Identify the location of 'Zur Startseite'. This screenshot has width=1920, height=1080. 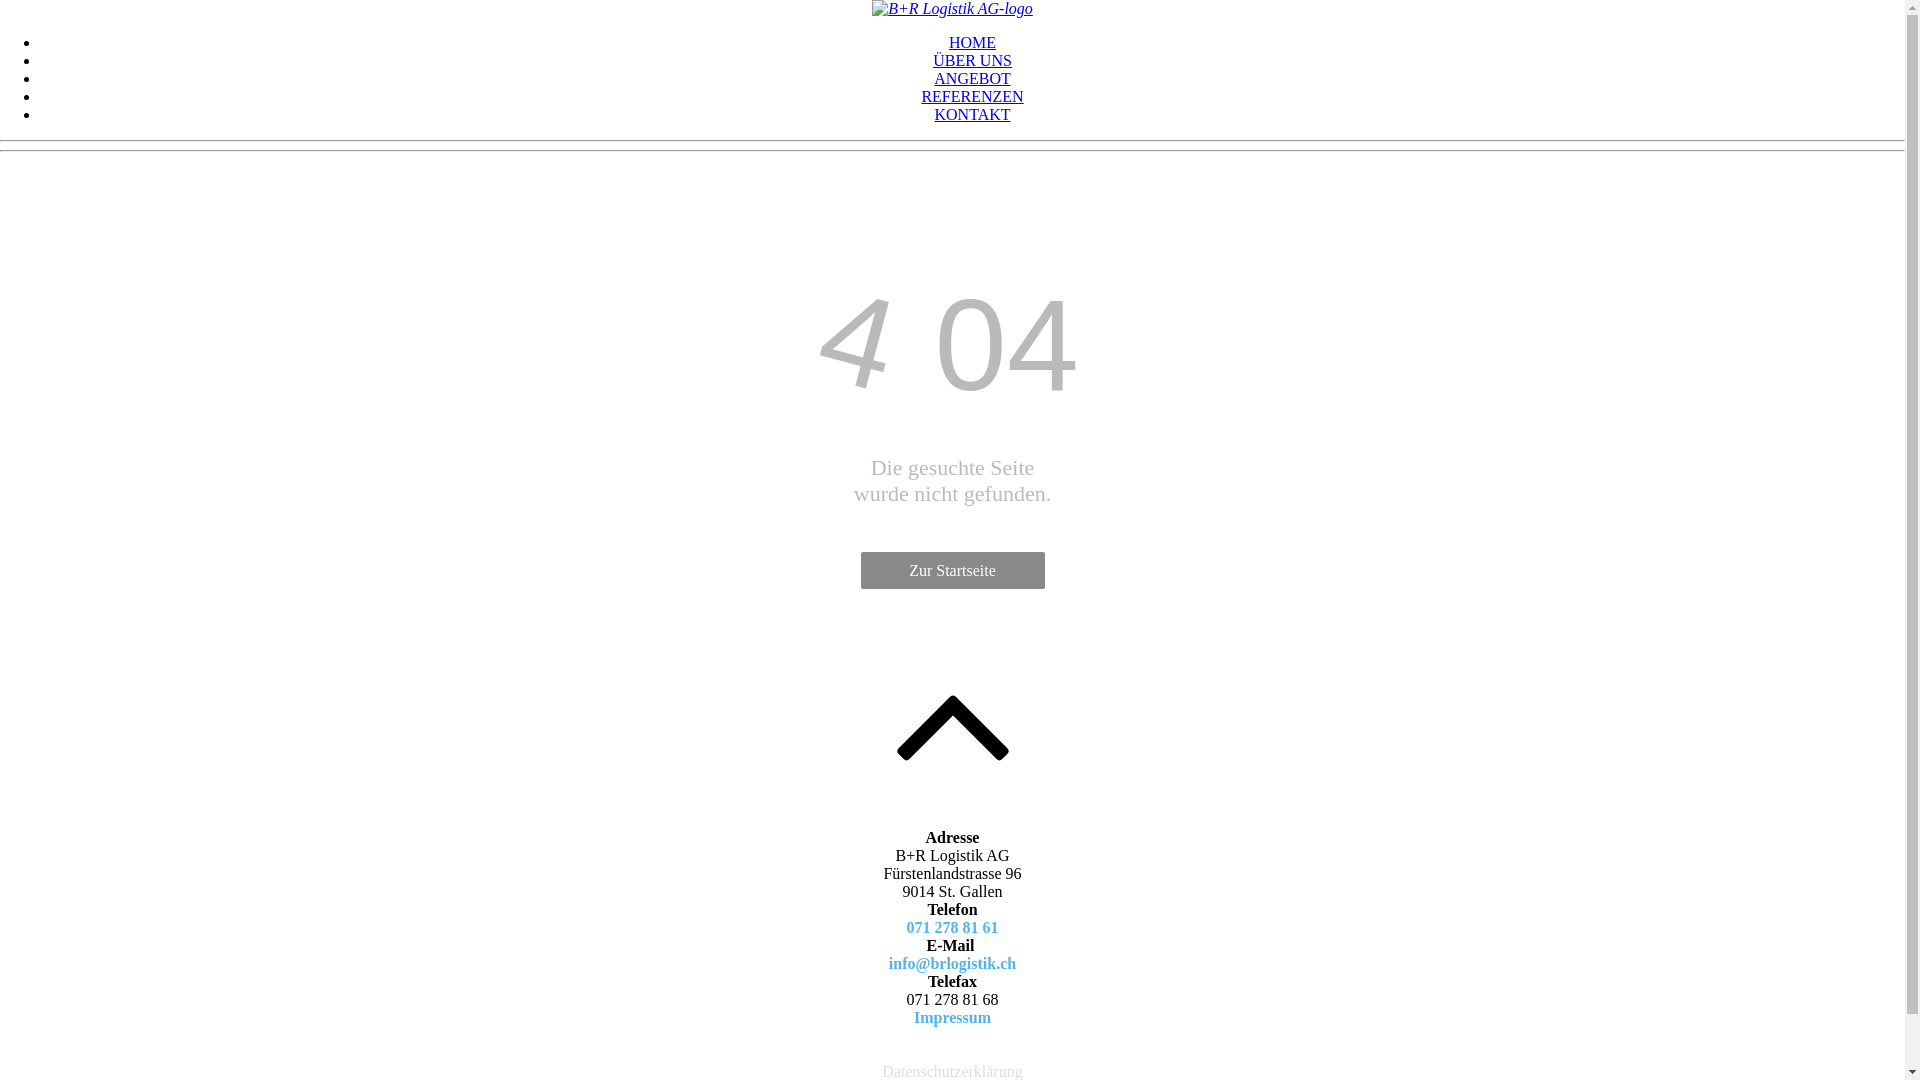
(950, 570).